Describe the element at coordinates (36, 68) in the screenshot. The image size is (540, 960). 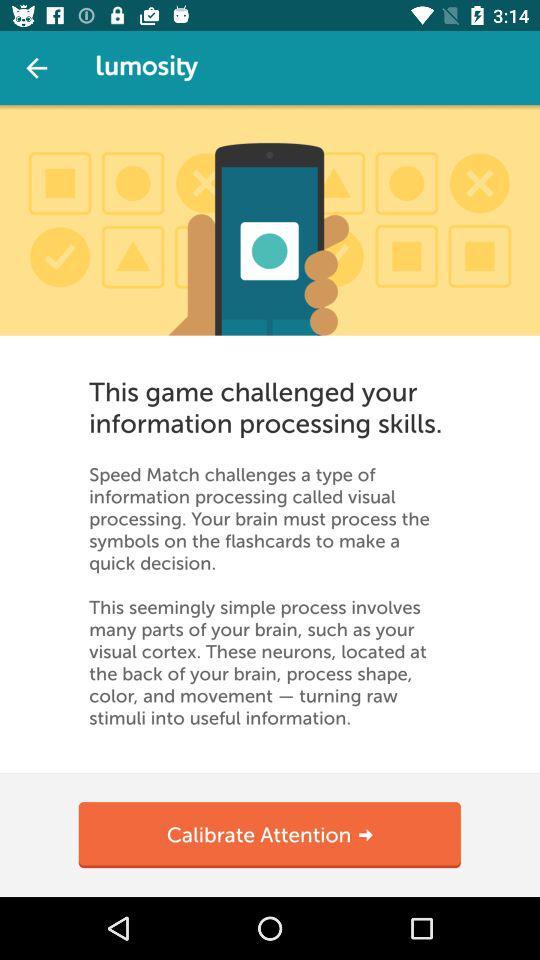
I see `go back` at that location.